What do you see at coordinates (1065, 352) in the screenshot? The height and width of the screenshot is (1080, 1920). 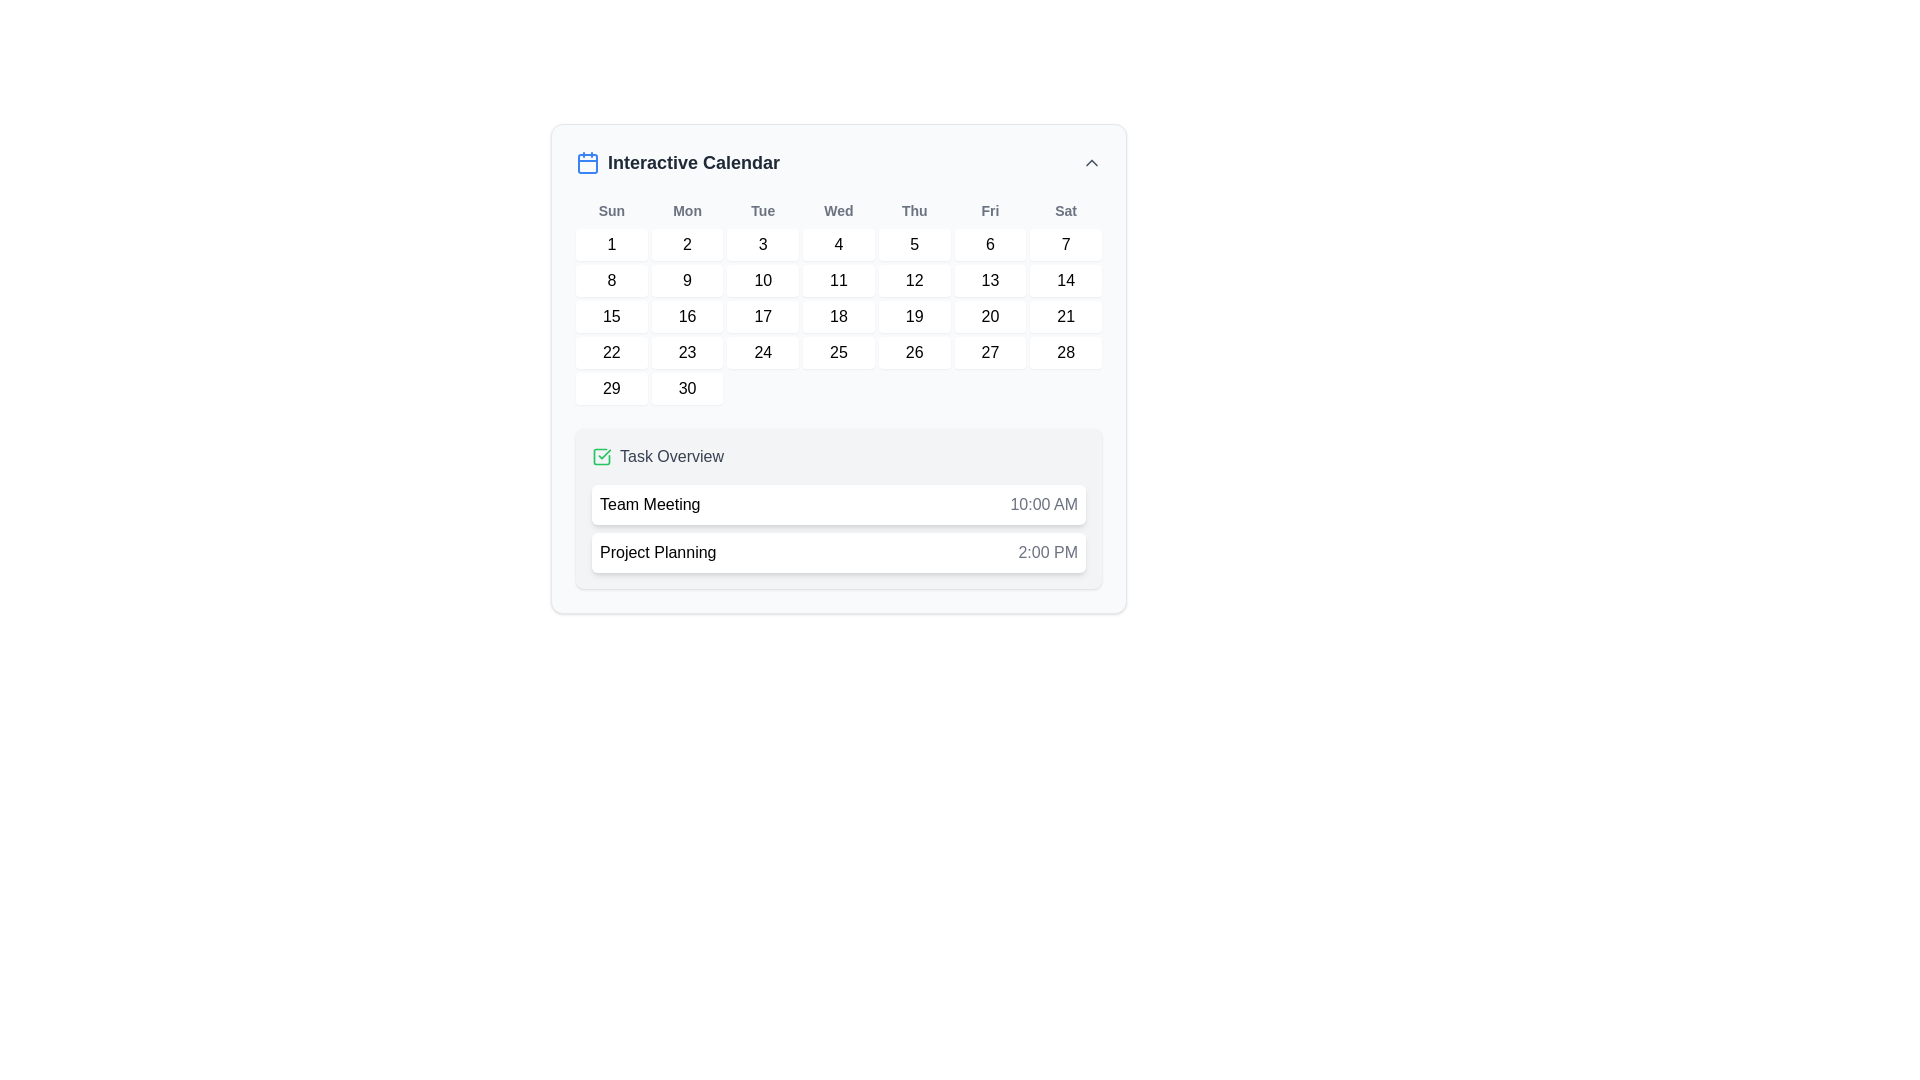 I see `the clickable button representing the date 28 in the calendar interface` at bounding box center [1065, 352].